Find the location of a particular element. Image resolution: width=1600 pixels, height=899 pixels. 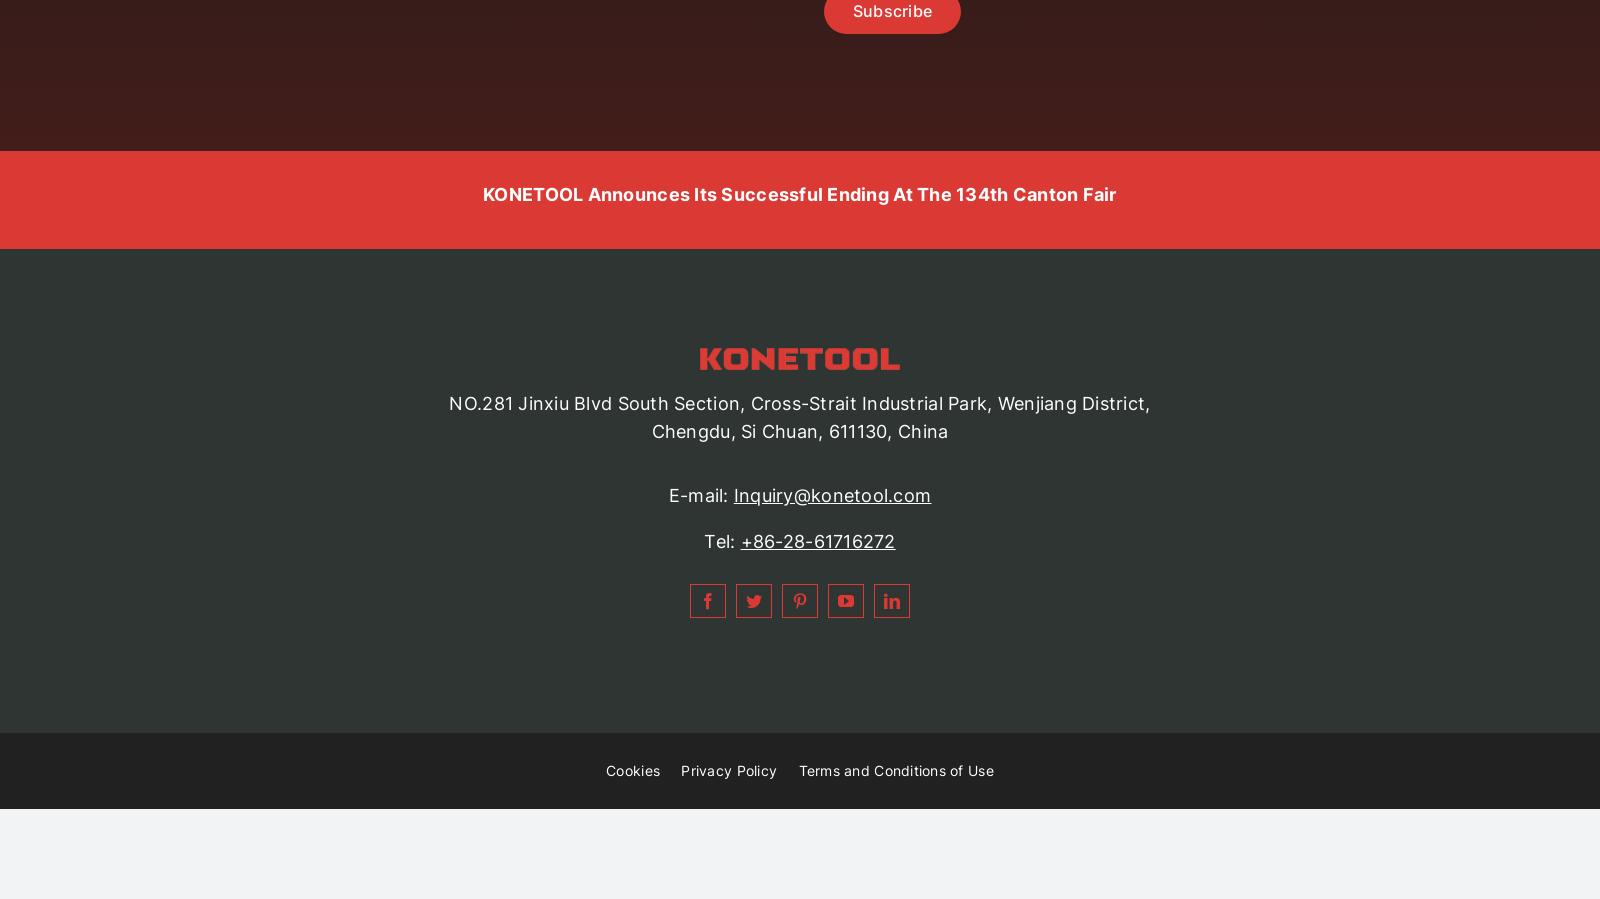

'Cookies' is located at coordinates (632, 770).